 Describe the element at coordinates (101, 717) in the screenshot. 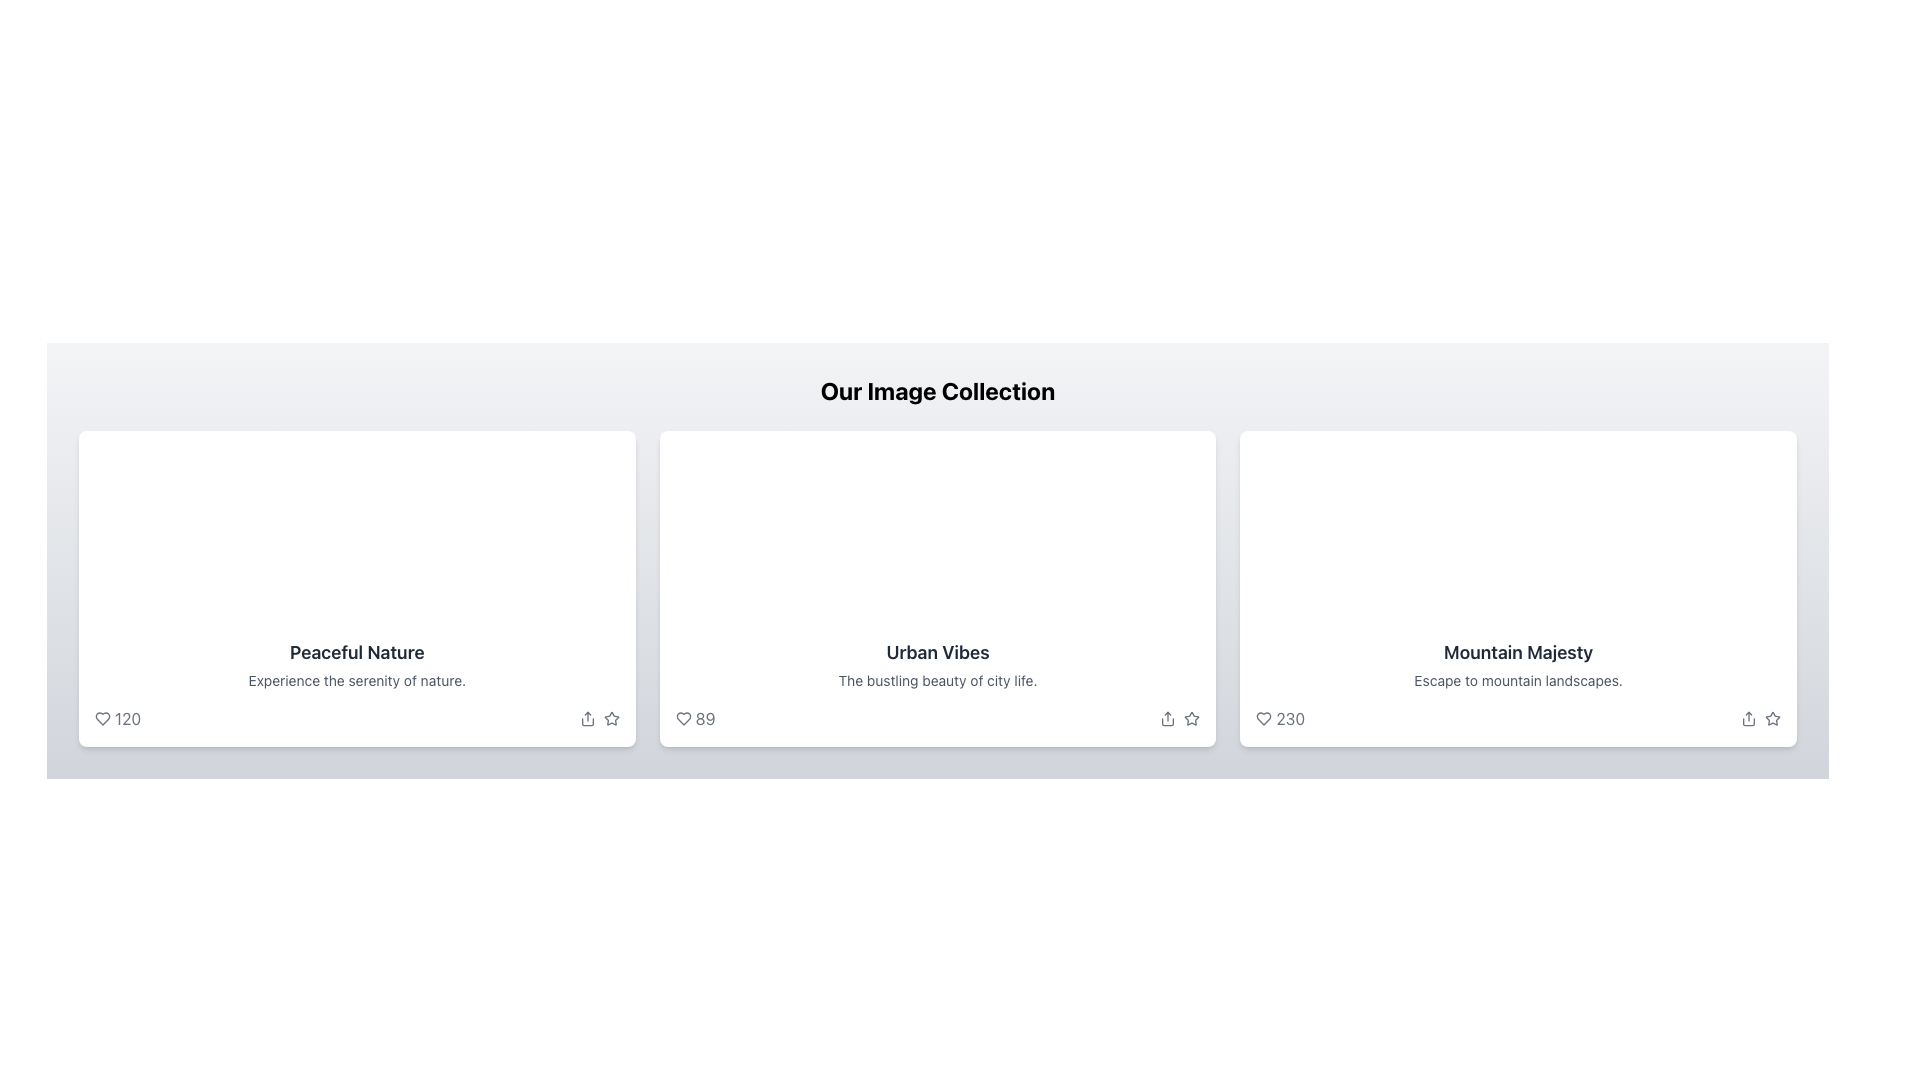

I see `the heart-shaped icon indicating 'like' or 'favorite' within the 'Peaceful Nature' card, located at the bottom-left corner of the card` at that location.